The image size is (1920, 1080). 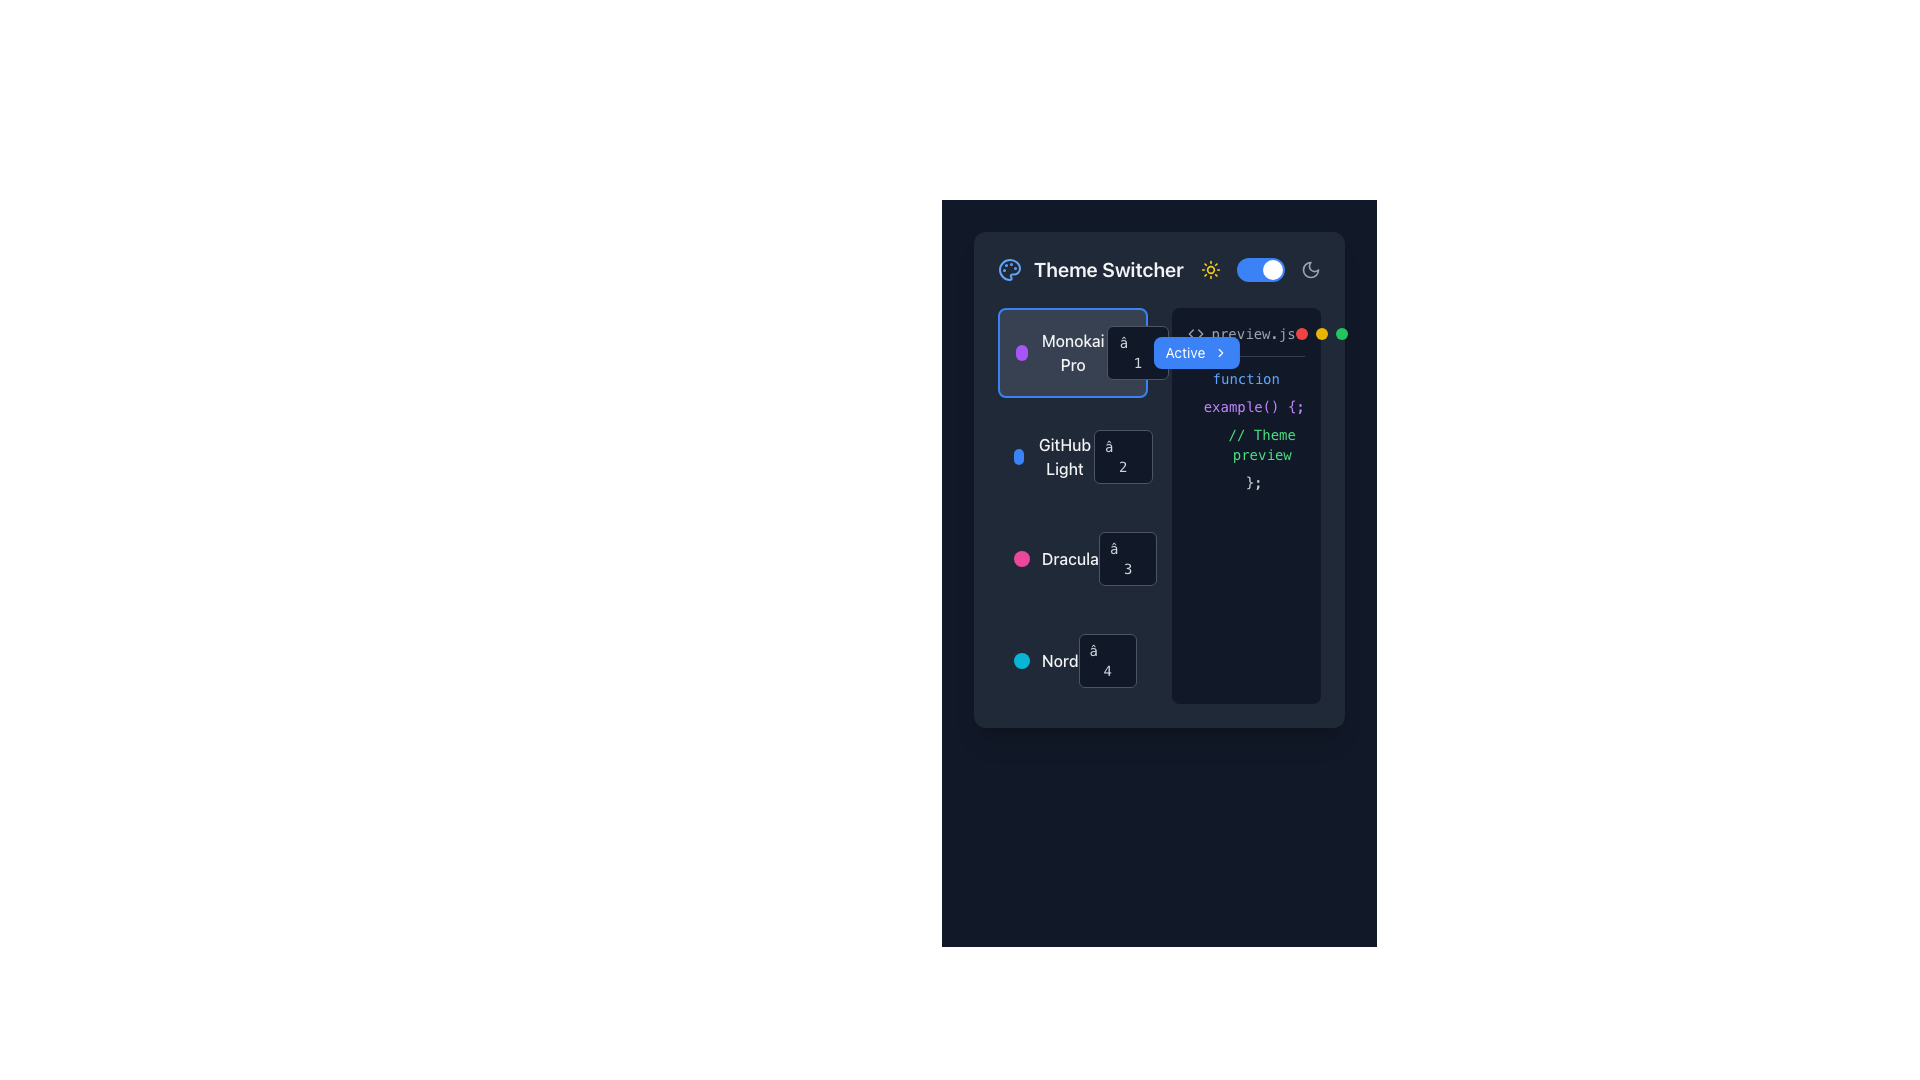 What do you see at coordinates (1022, 660) in the screenshot?
I see `the color of the small cyan circular icon located on the left side of the theme options list, adjacent to the 'Nord' text` at bounding box center [1022, 660].